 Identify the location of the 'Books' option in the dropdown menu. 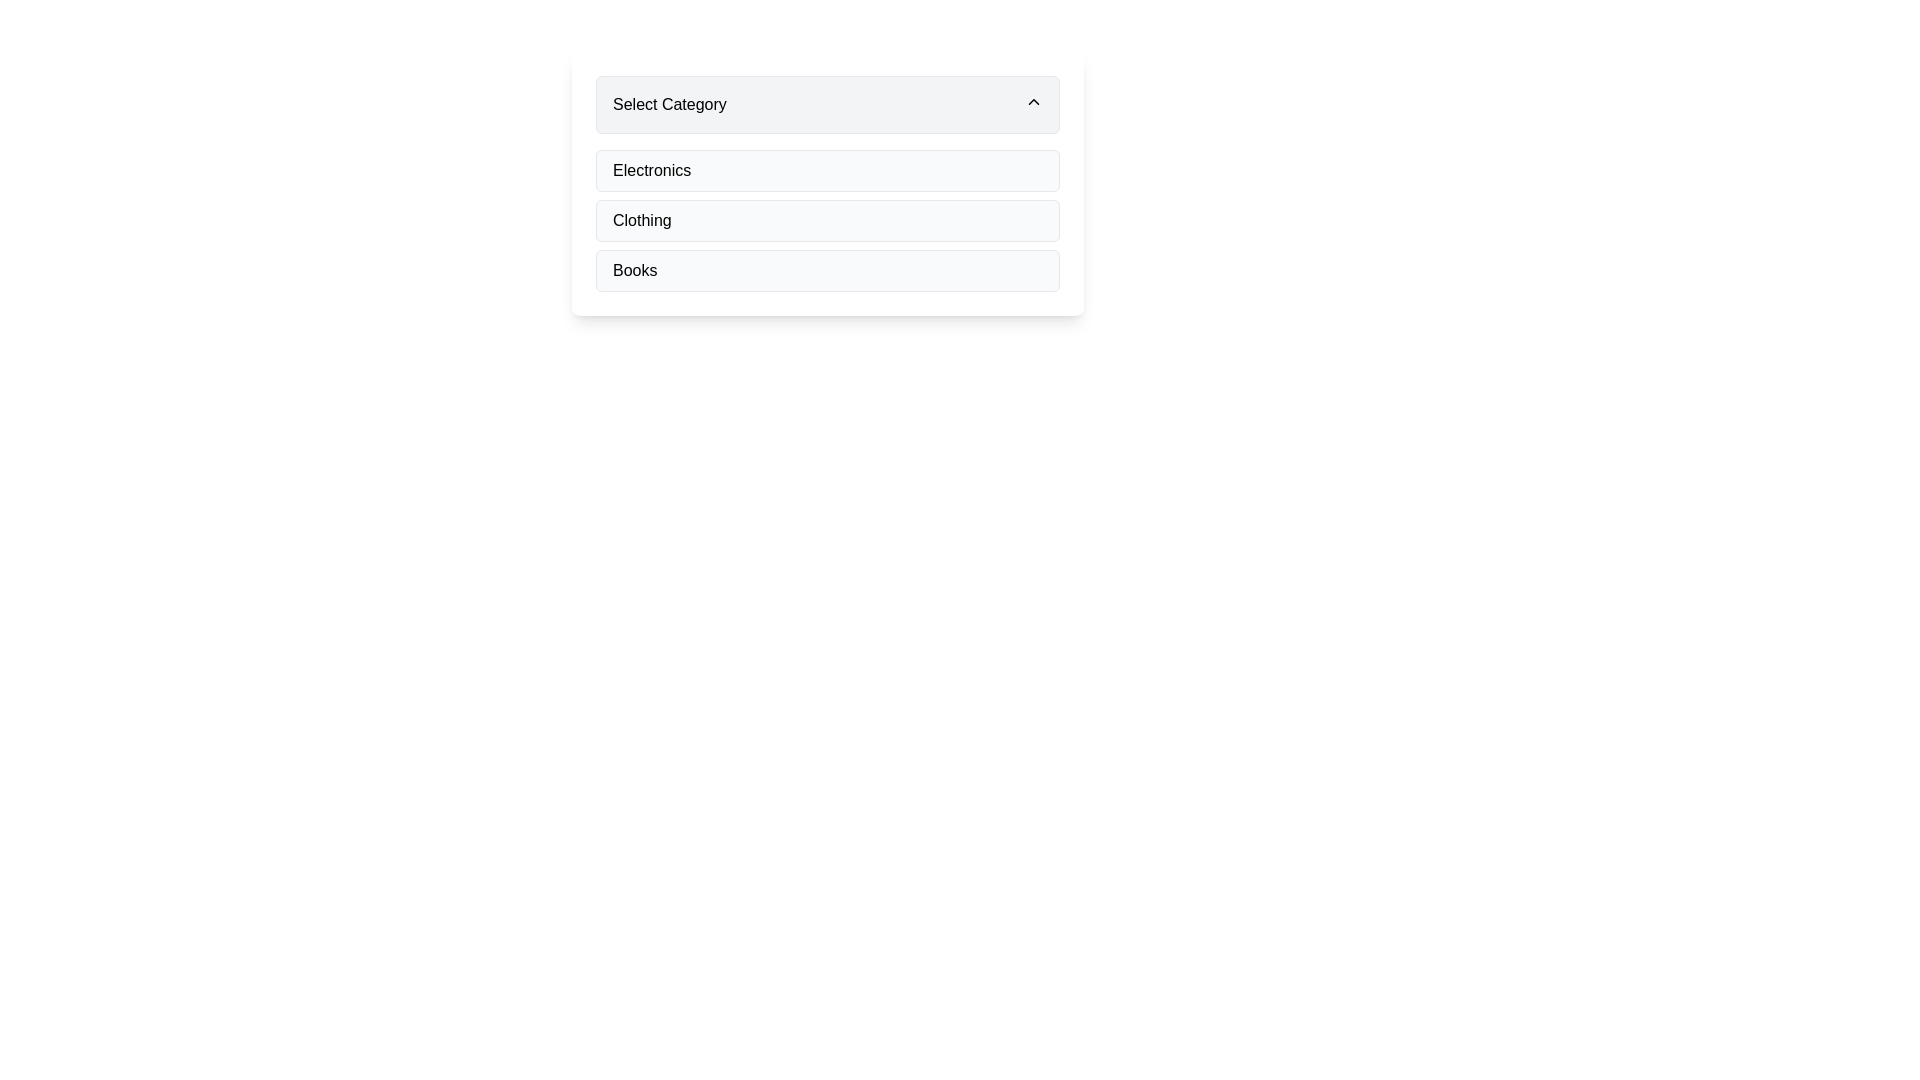
(828, 270).